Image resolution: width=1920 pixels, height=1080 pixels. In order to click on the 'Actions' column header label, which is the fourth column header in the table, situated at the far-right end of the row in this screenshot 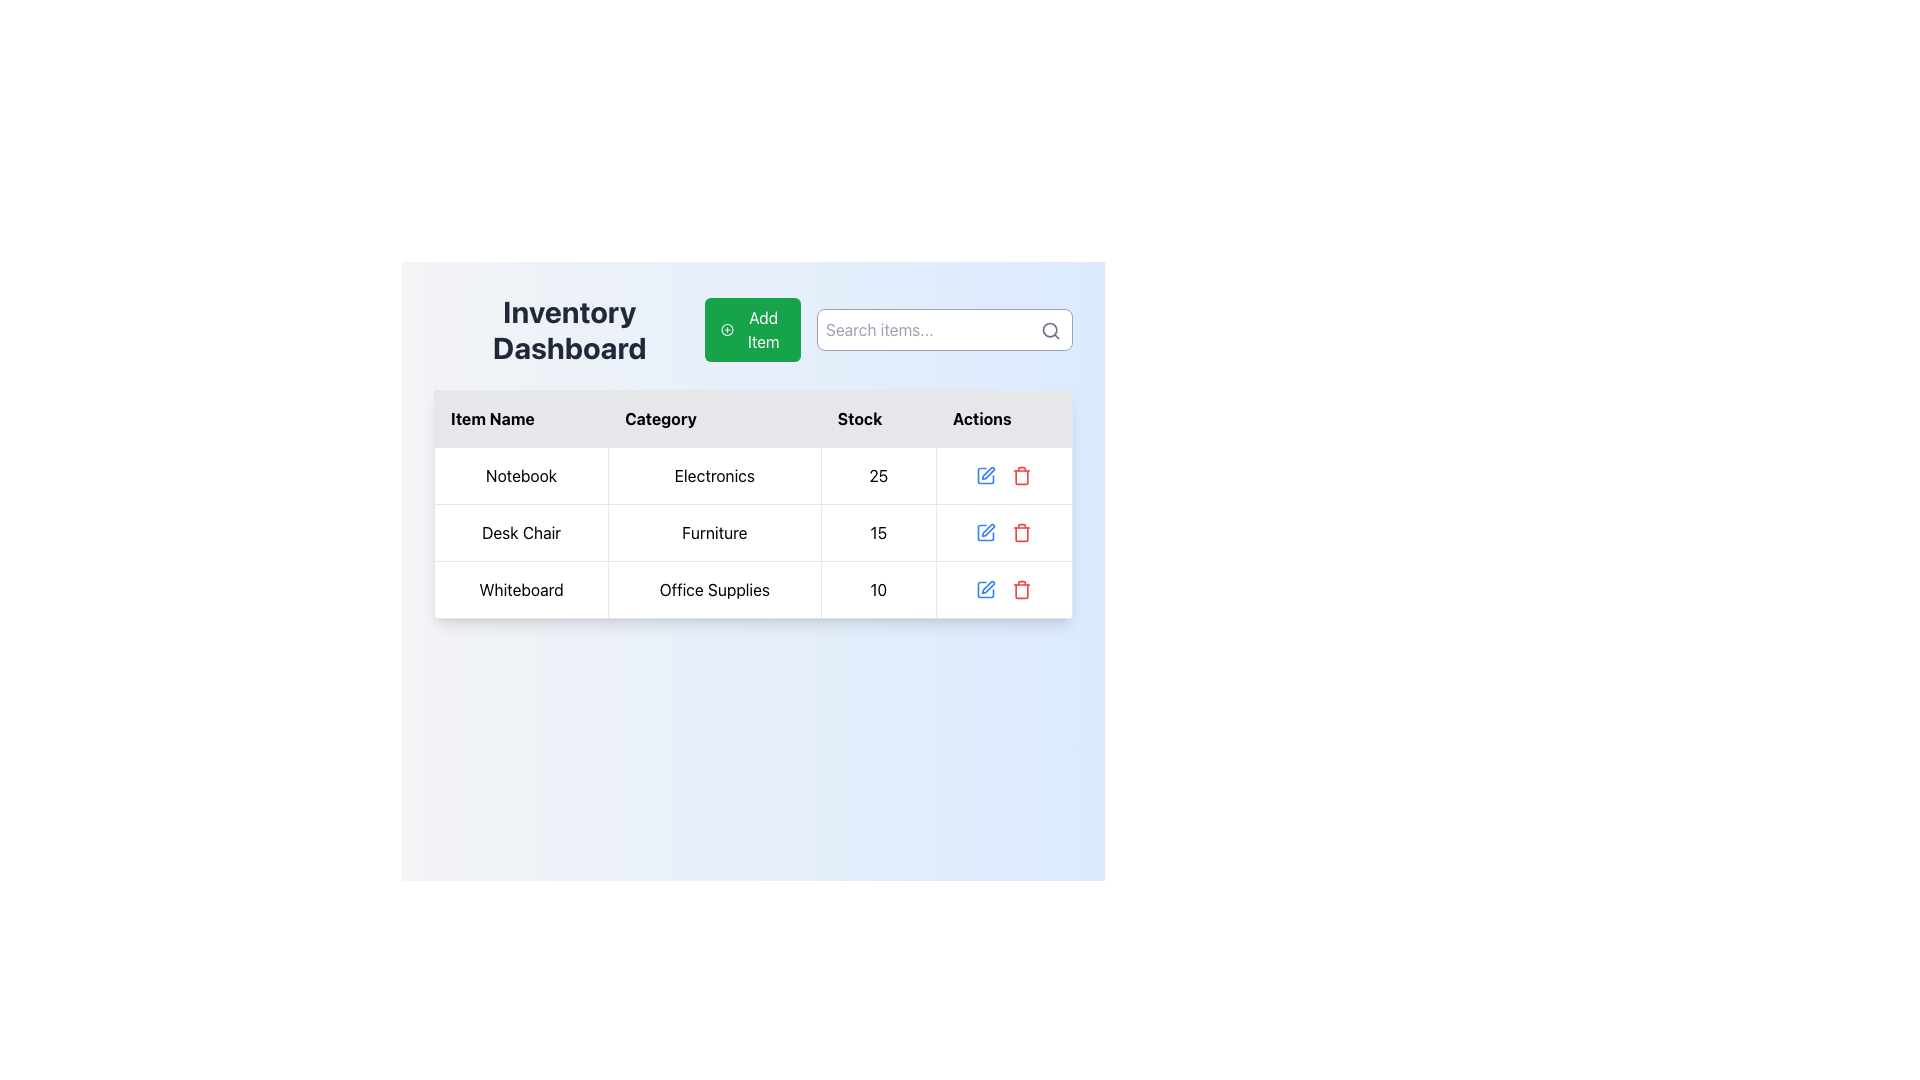, I will do `click(1004, 418)`.